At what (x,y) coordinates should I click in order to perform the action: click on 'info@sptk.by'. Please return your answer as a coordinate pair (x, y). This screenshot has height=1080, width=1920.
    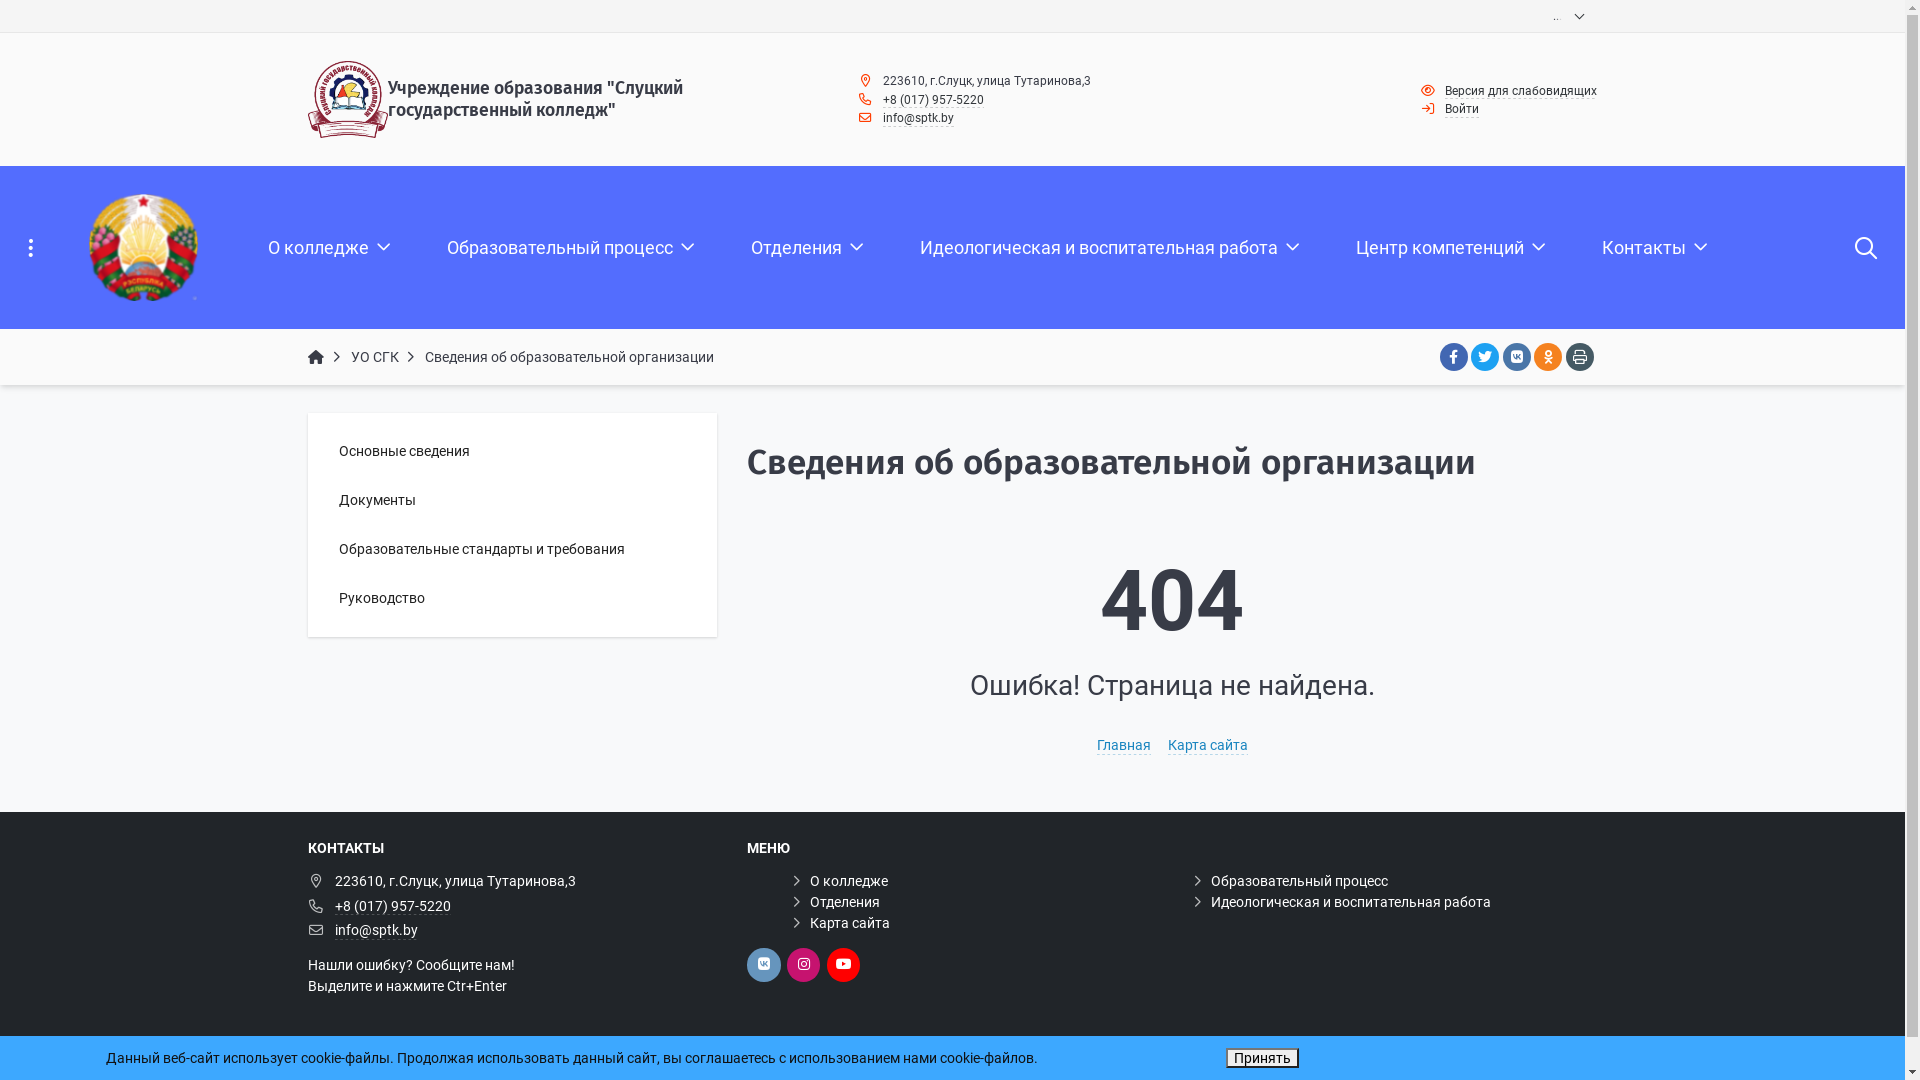
    Looking at the image, I should click on (917, 119).